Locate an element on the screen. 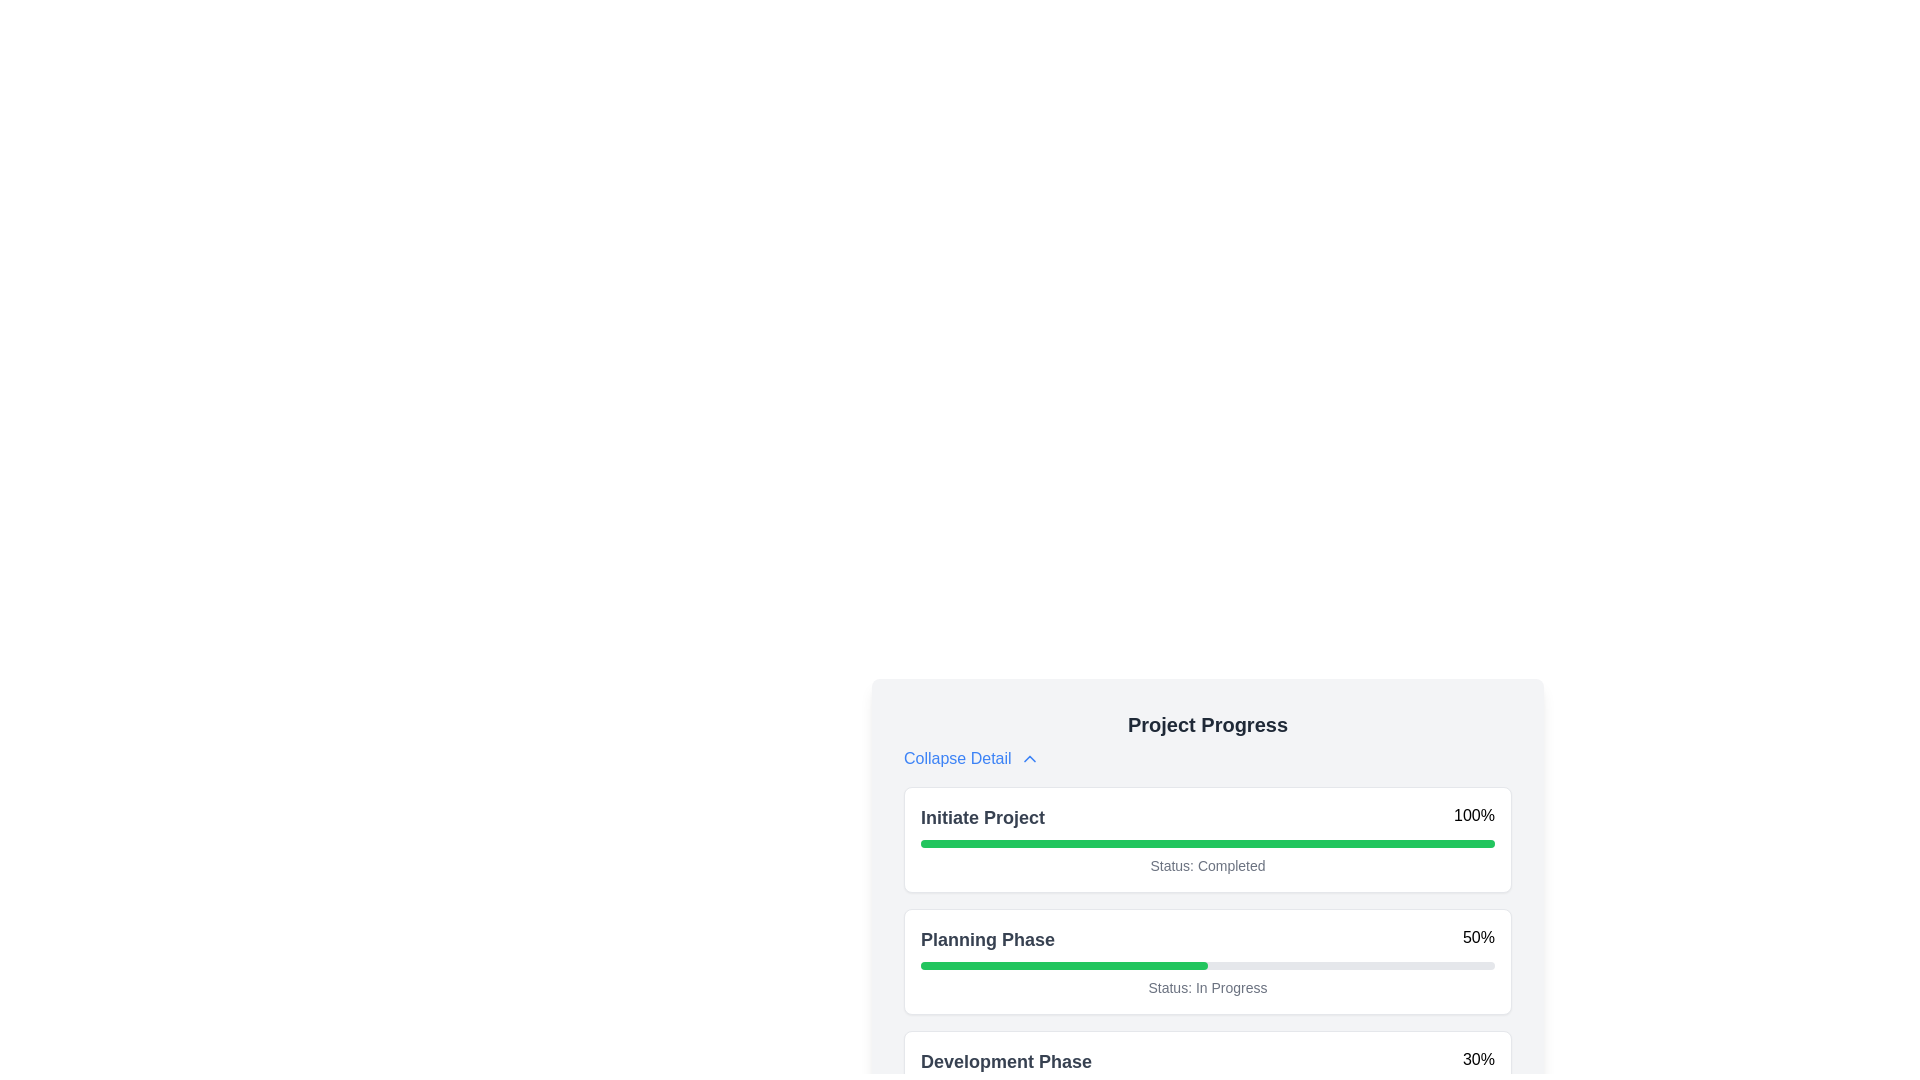  the static text element that displays the percentage of progress completed for the 'Planning Phase', located to the right of the 'Planning Phase' text is located at coordinates (1478, 940).